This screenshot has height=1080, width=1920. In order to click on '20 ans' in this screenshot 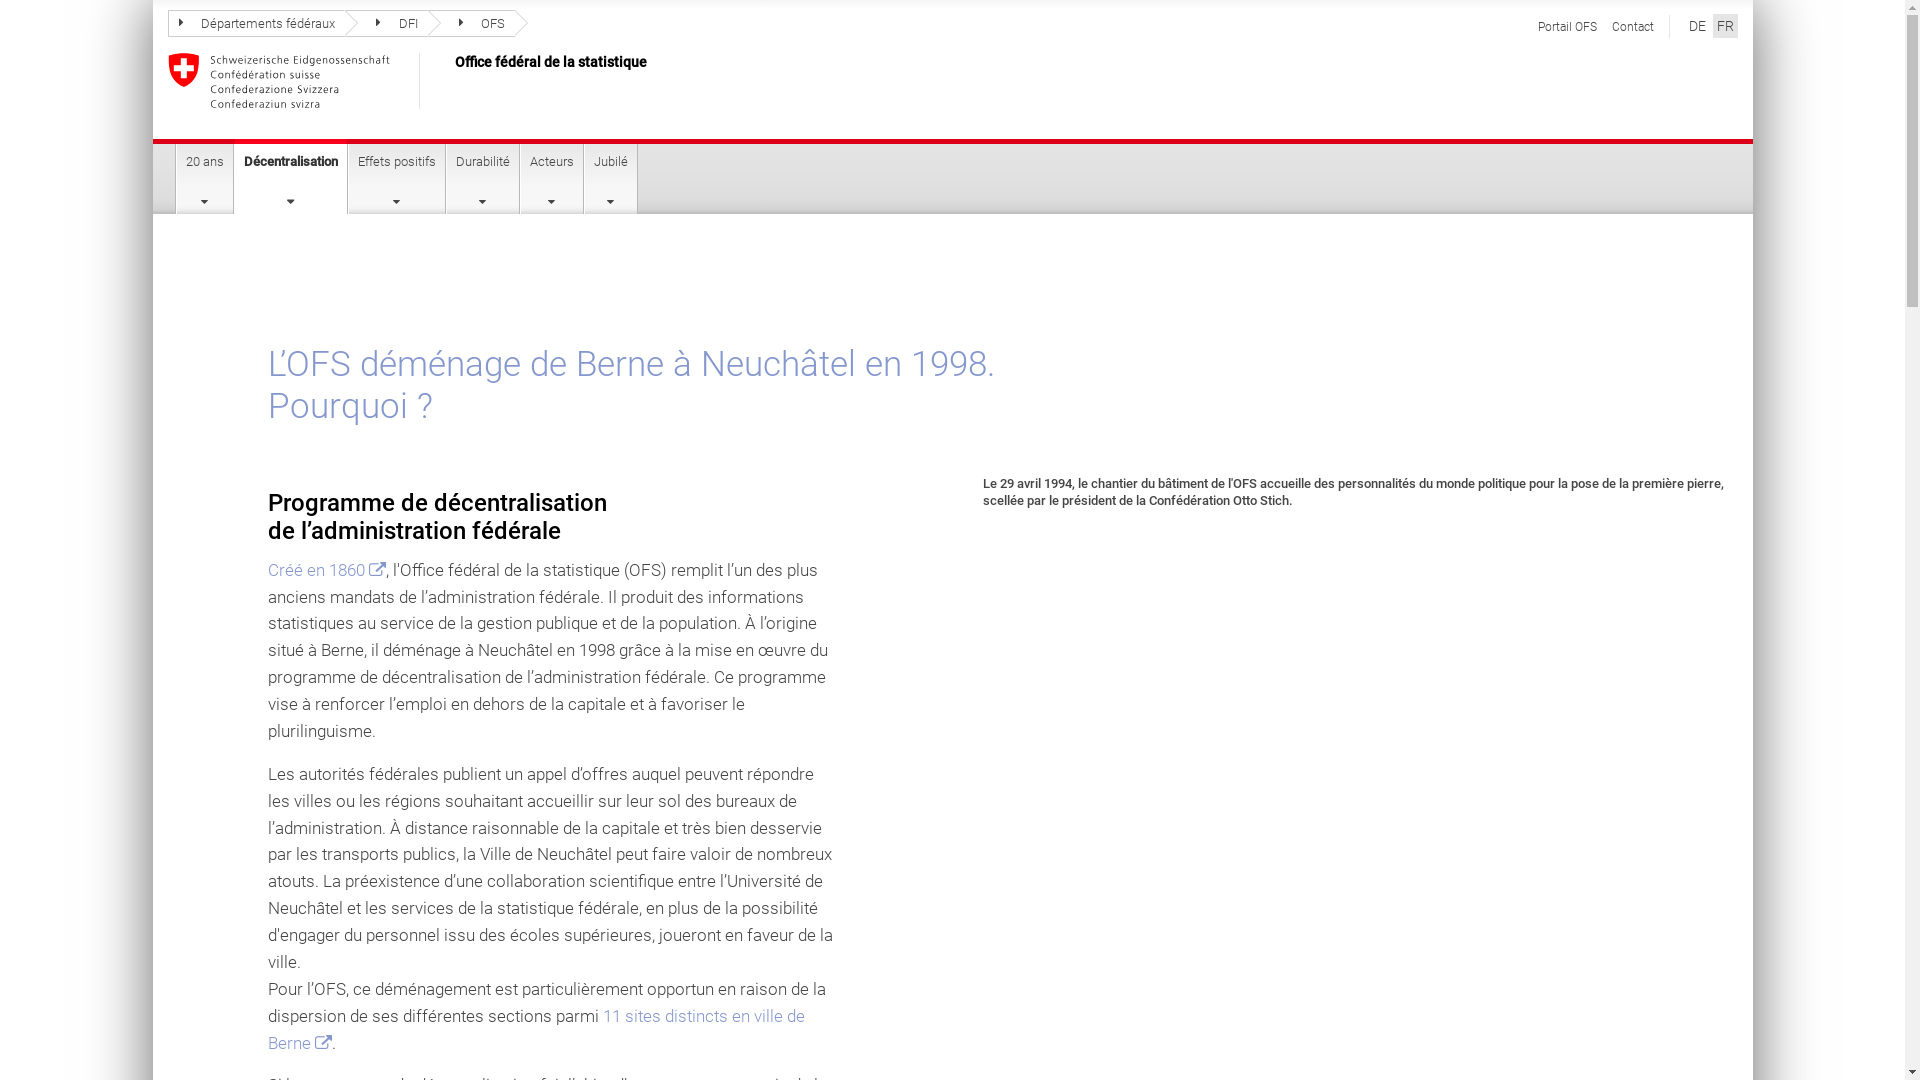, I will do `click(205, 177)`.